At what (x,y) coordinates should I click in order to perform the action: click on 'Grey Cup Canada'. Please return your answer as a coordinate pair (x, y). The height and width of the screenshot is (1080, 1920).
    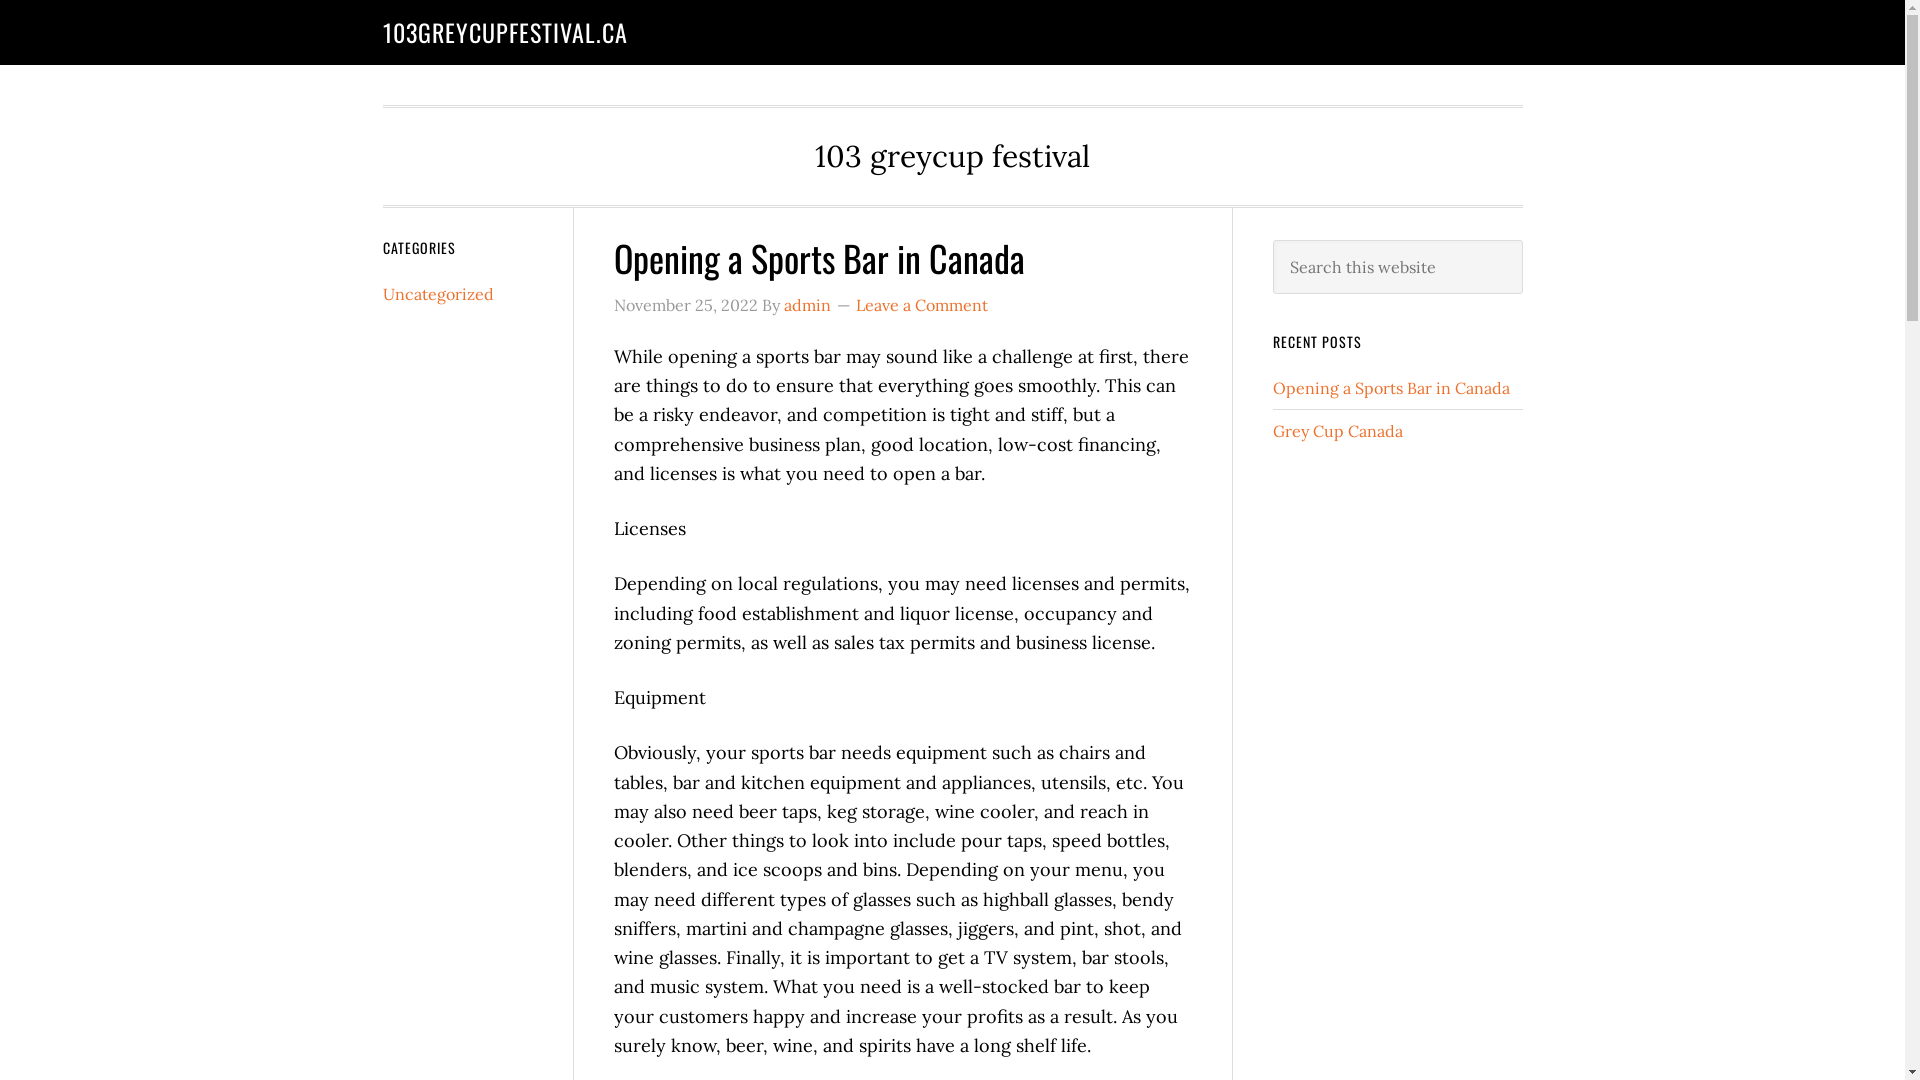
    Looking at the image, I should click on (1337, 430).